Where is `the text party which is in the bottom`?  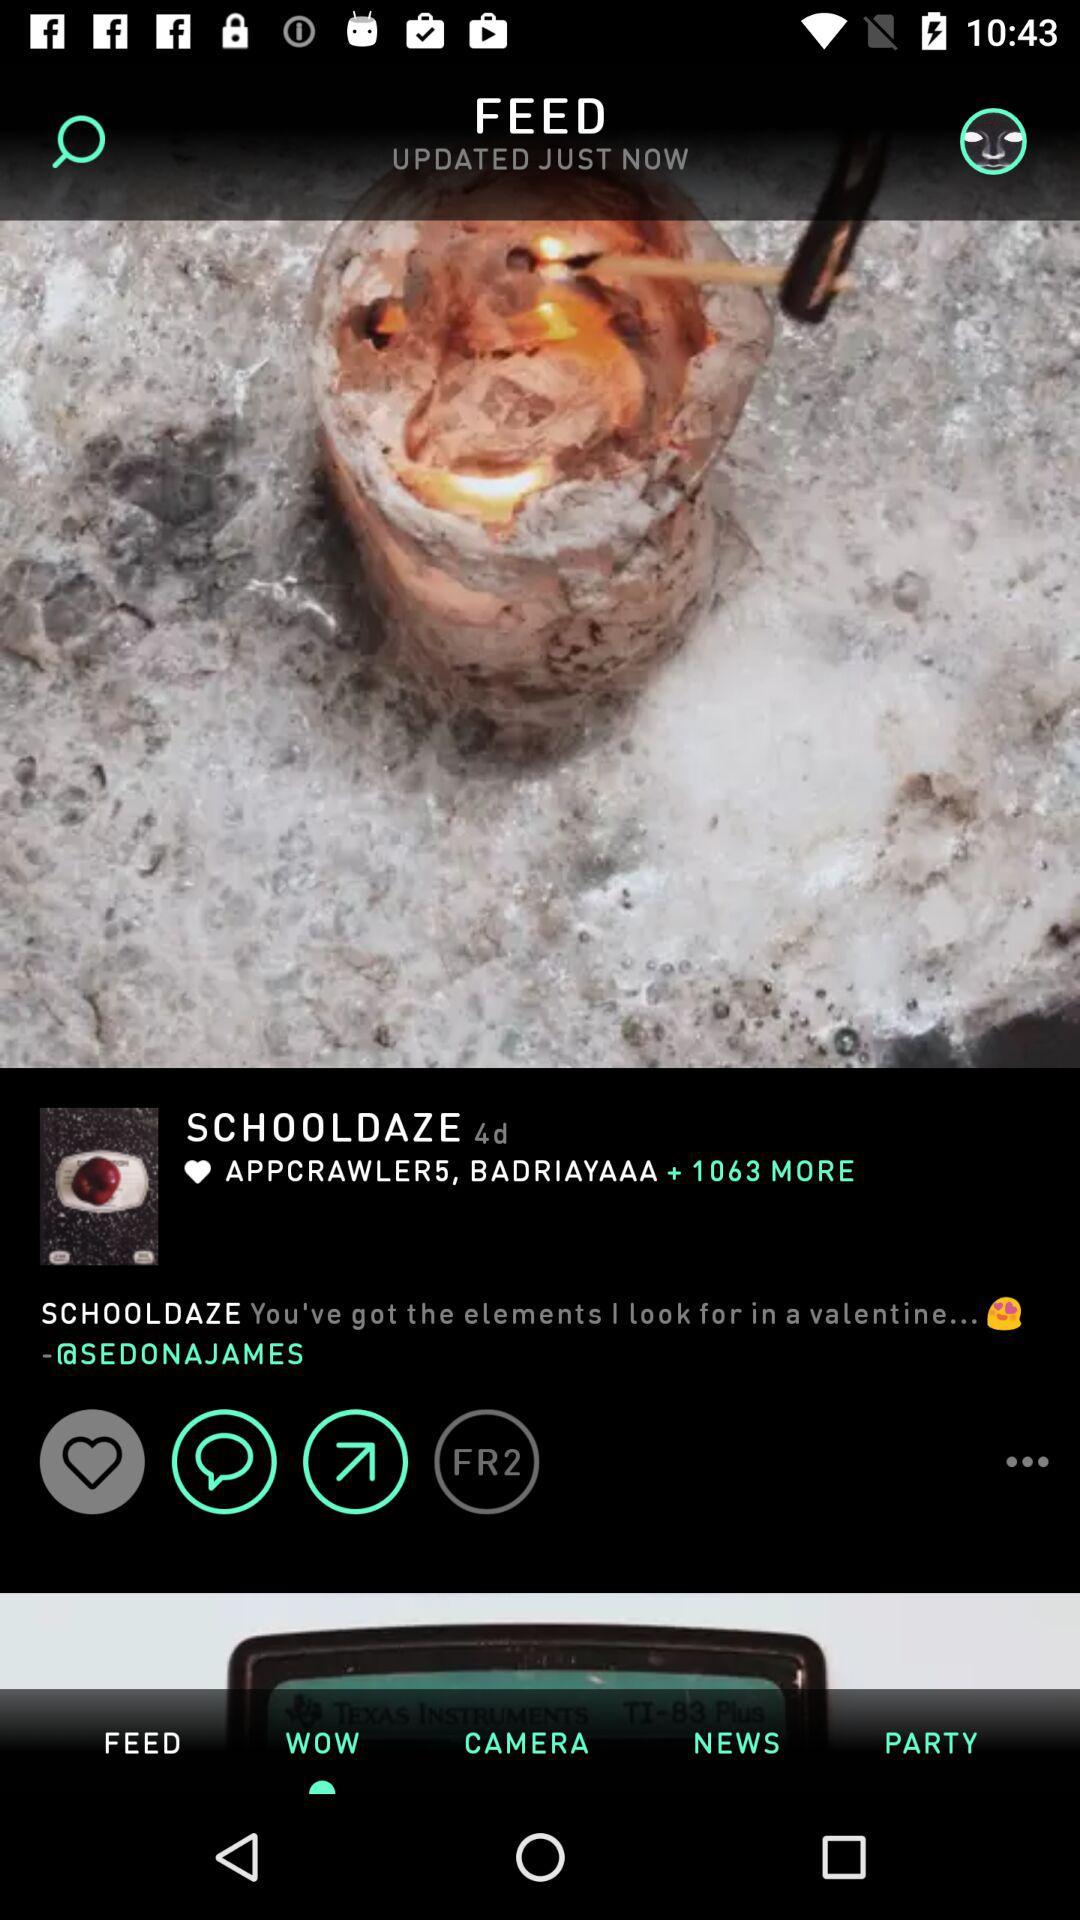 the text party which is in the bottom is located at coordinates (930, 1740).